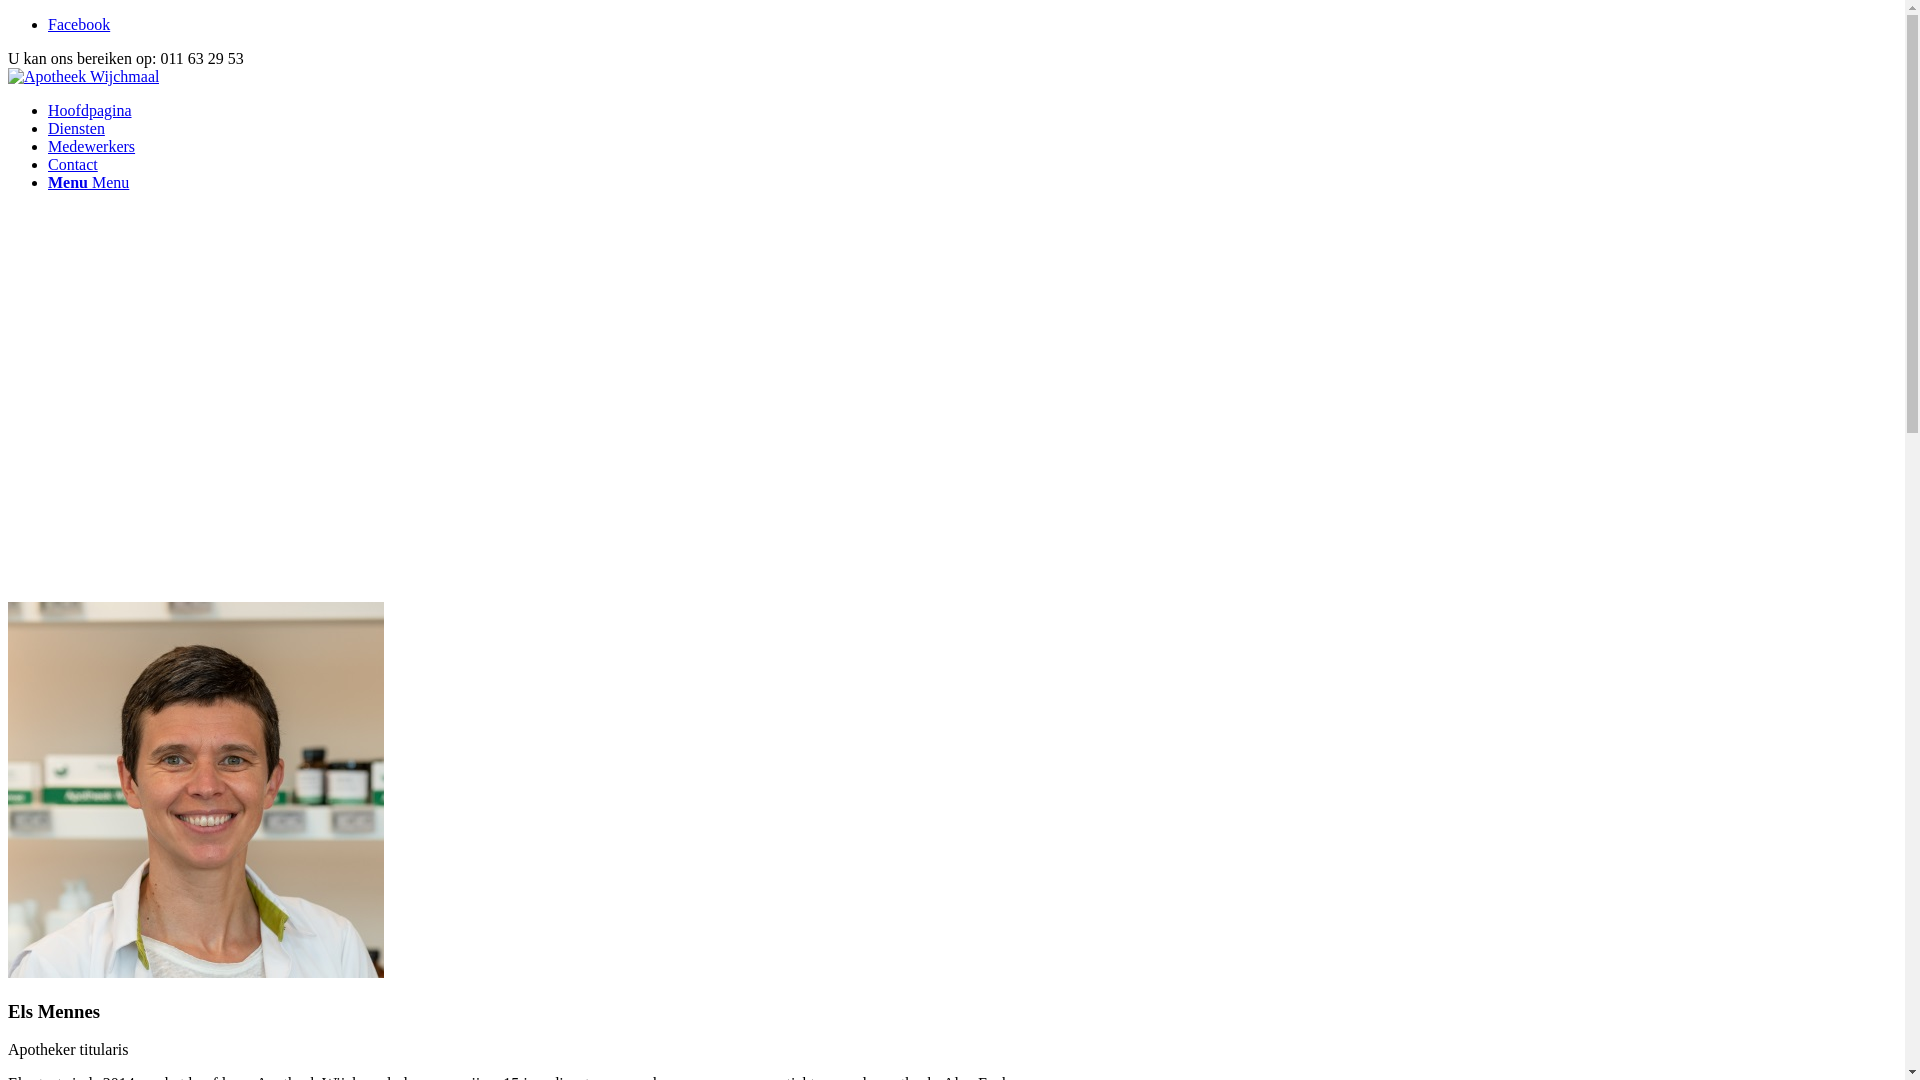  I want to click on 'Medewerkers', so click(90, 145).